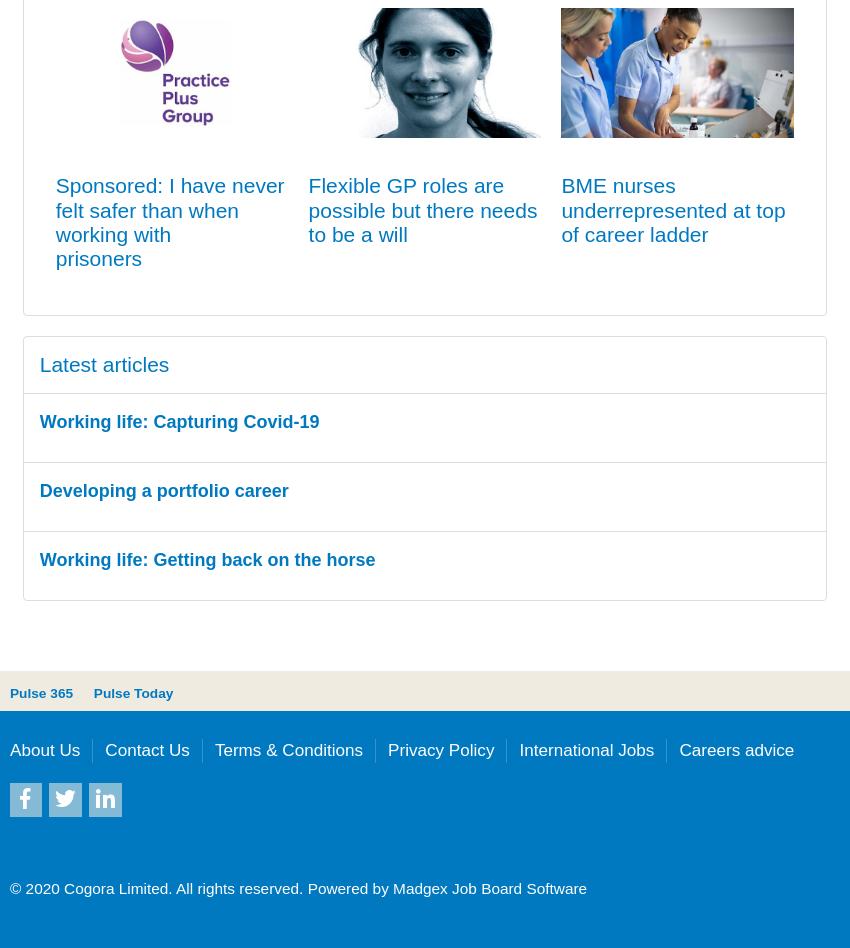 The width and height of the screenshot is (850, 948). Describe the element at coordinates (40, 692) in the screenshot. I see `'Pulse 365'` at that location.